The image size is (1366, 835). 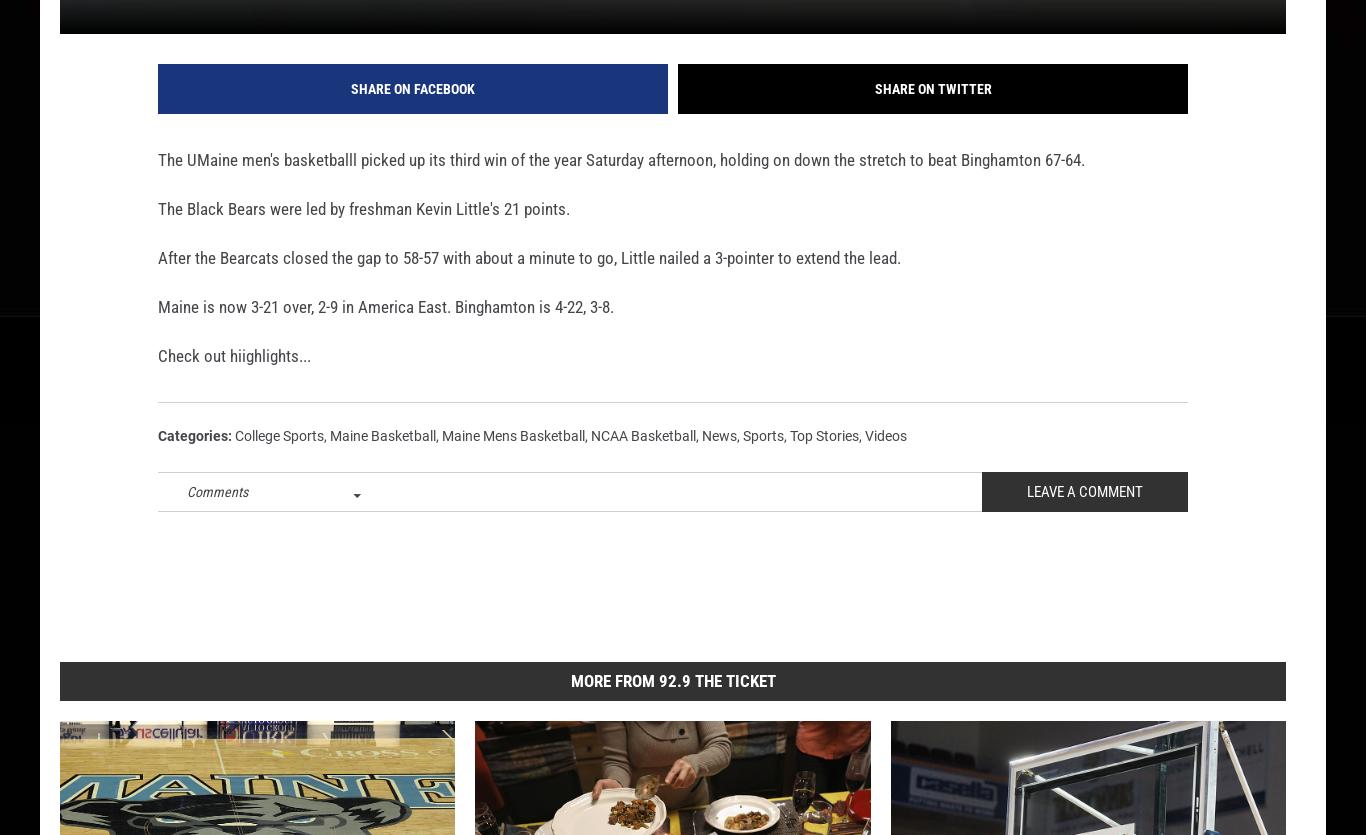 What do you see at coordinates (216, 523) in the screenshot?
I see `'Comments'` at bounding box center [216, 523].